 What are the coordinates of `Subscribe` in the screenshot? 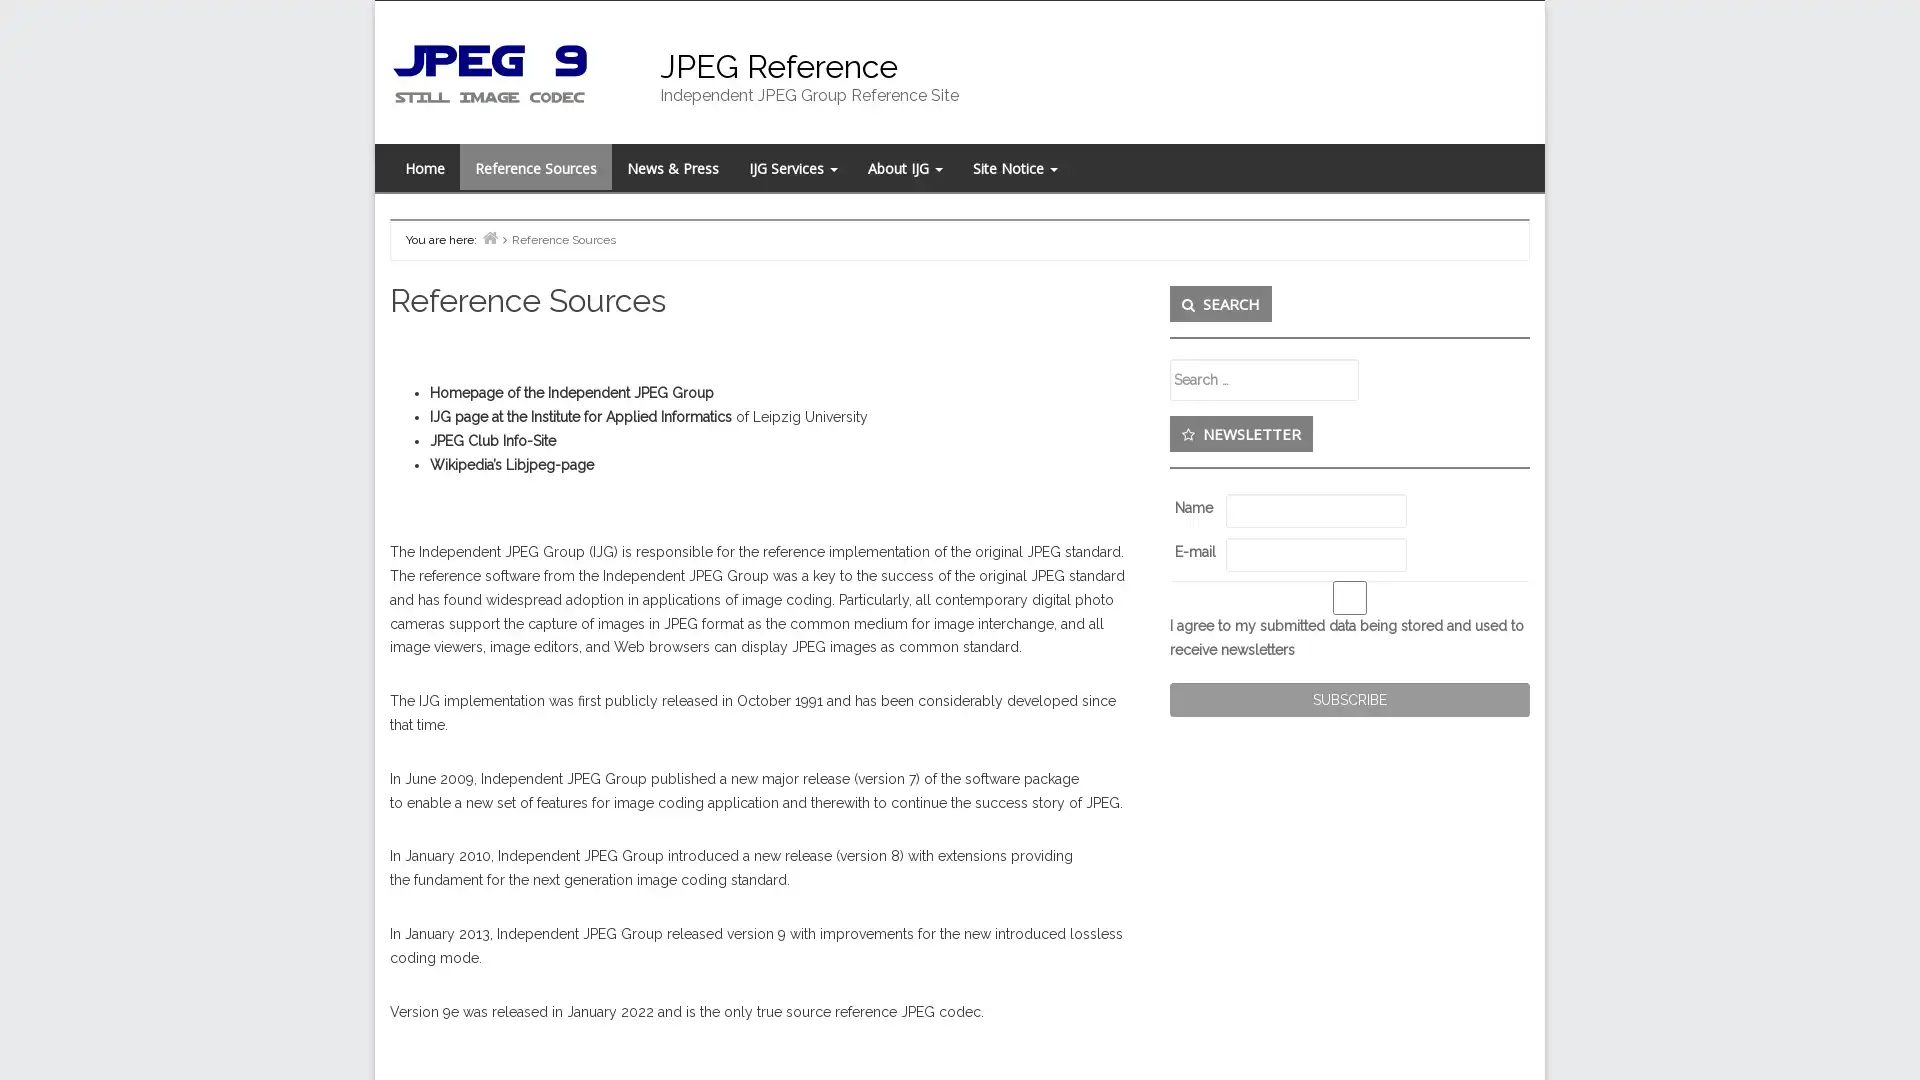 It's located at (1349, 697).